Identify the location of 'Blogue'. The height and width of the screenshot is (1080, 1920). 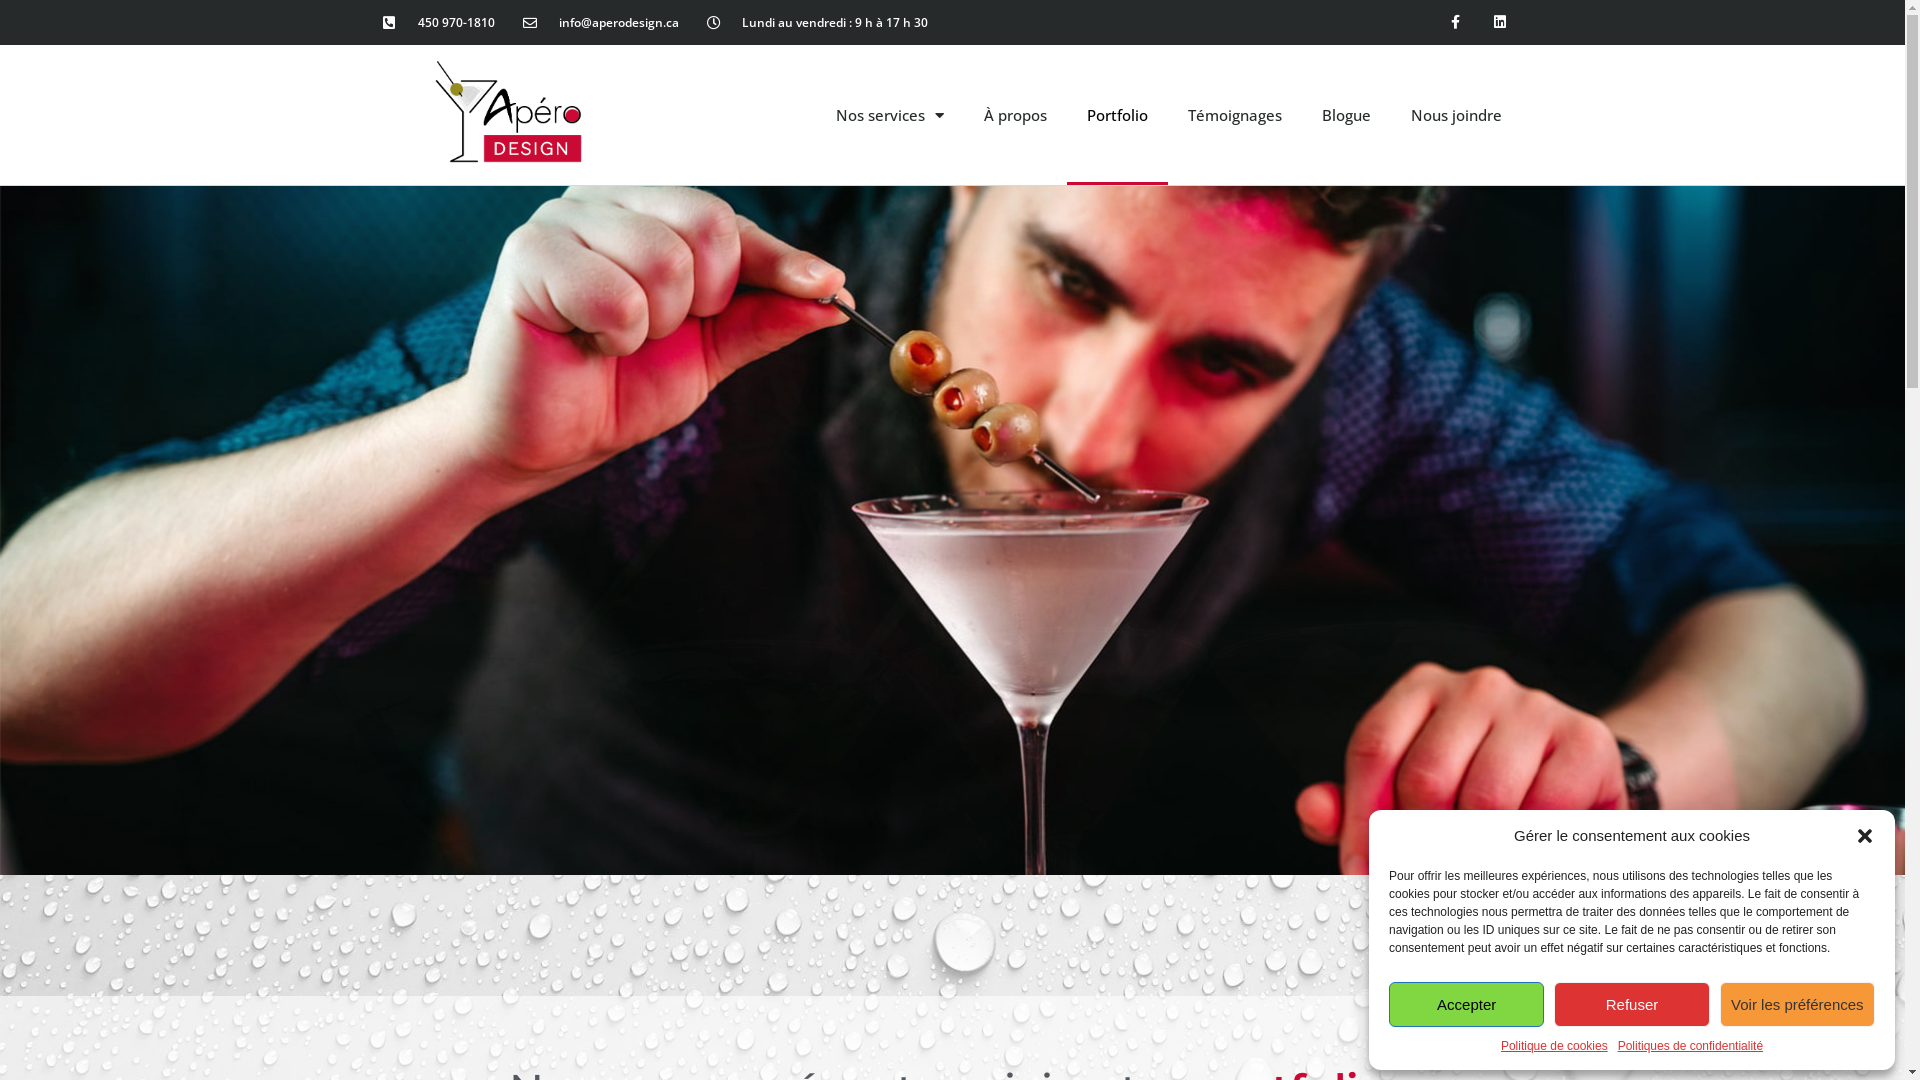
(1346, 115).